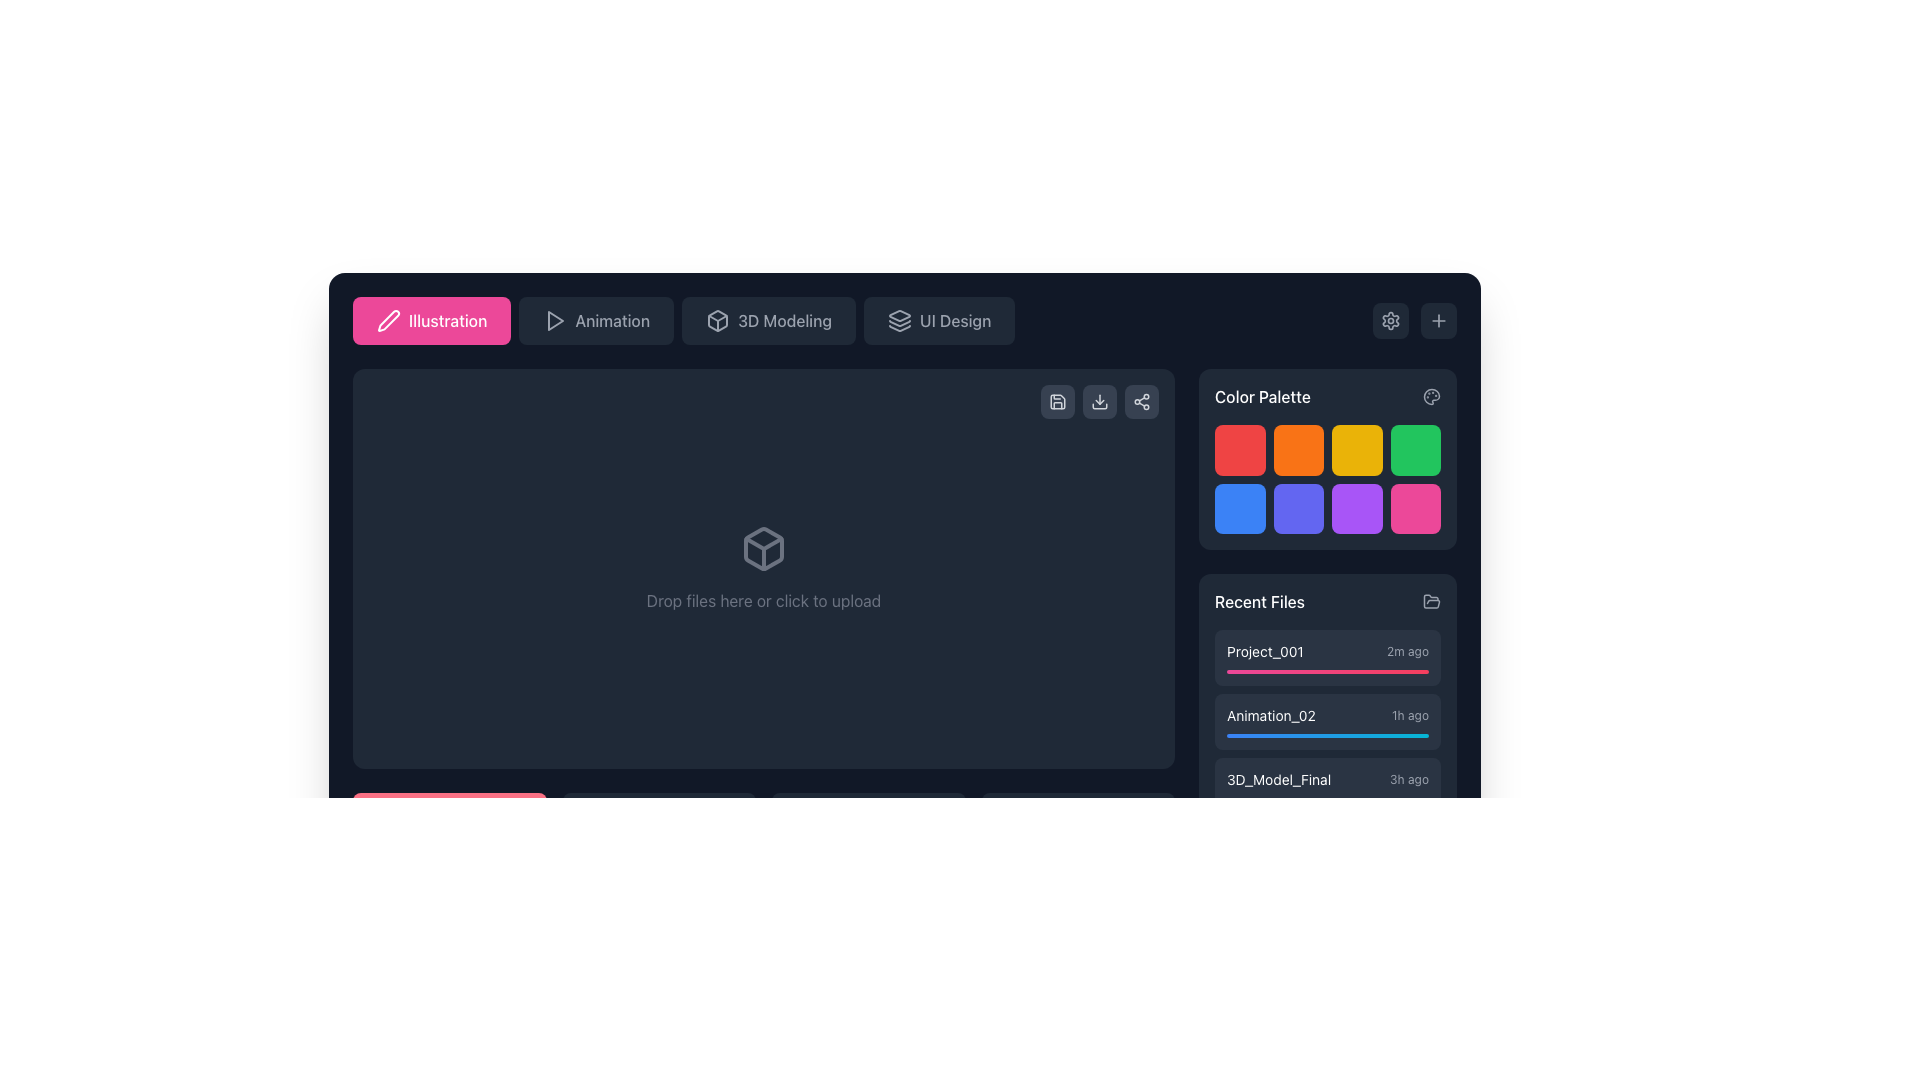 This screenshot has width=1920, height=1080. I want to click on the selectable color tile with a blue background located, so click(1239, 507).